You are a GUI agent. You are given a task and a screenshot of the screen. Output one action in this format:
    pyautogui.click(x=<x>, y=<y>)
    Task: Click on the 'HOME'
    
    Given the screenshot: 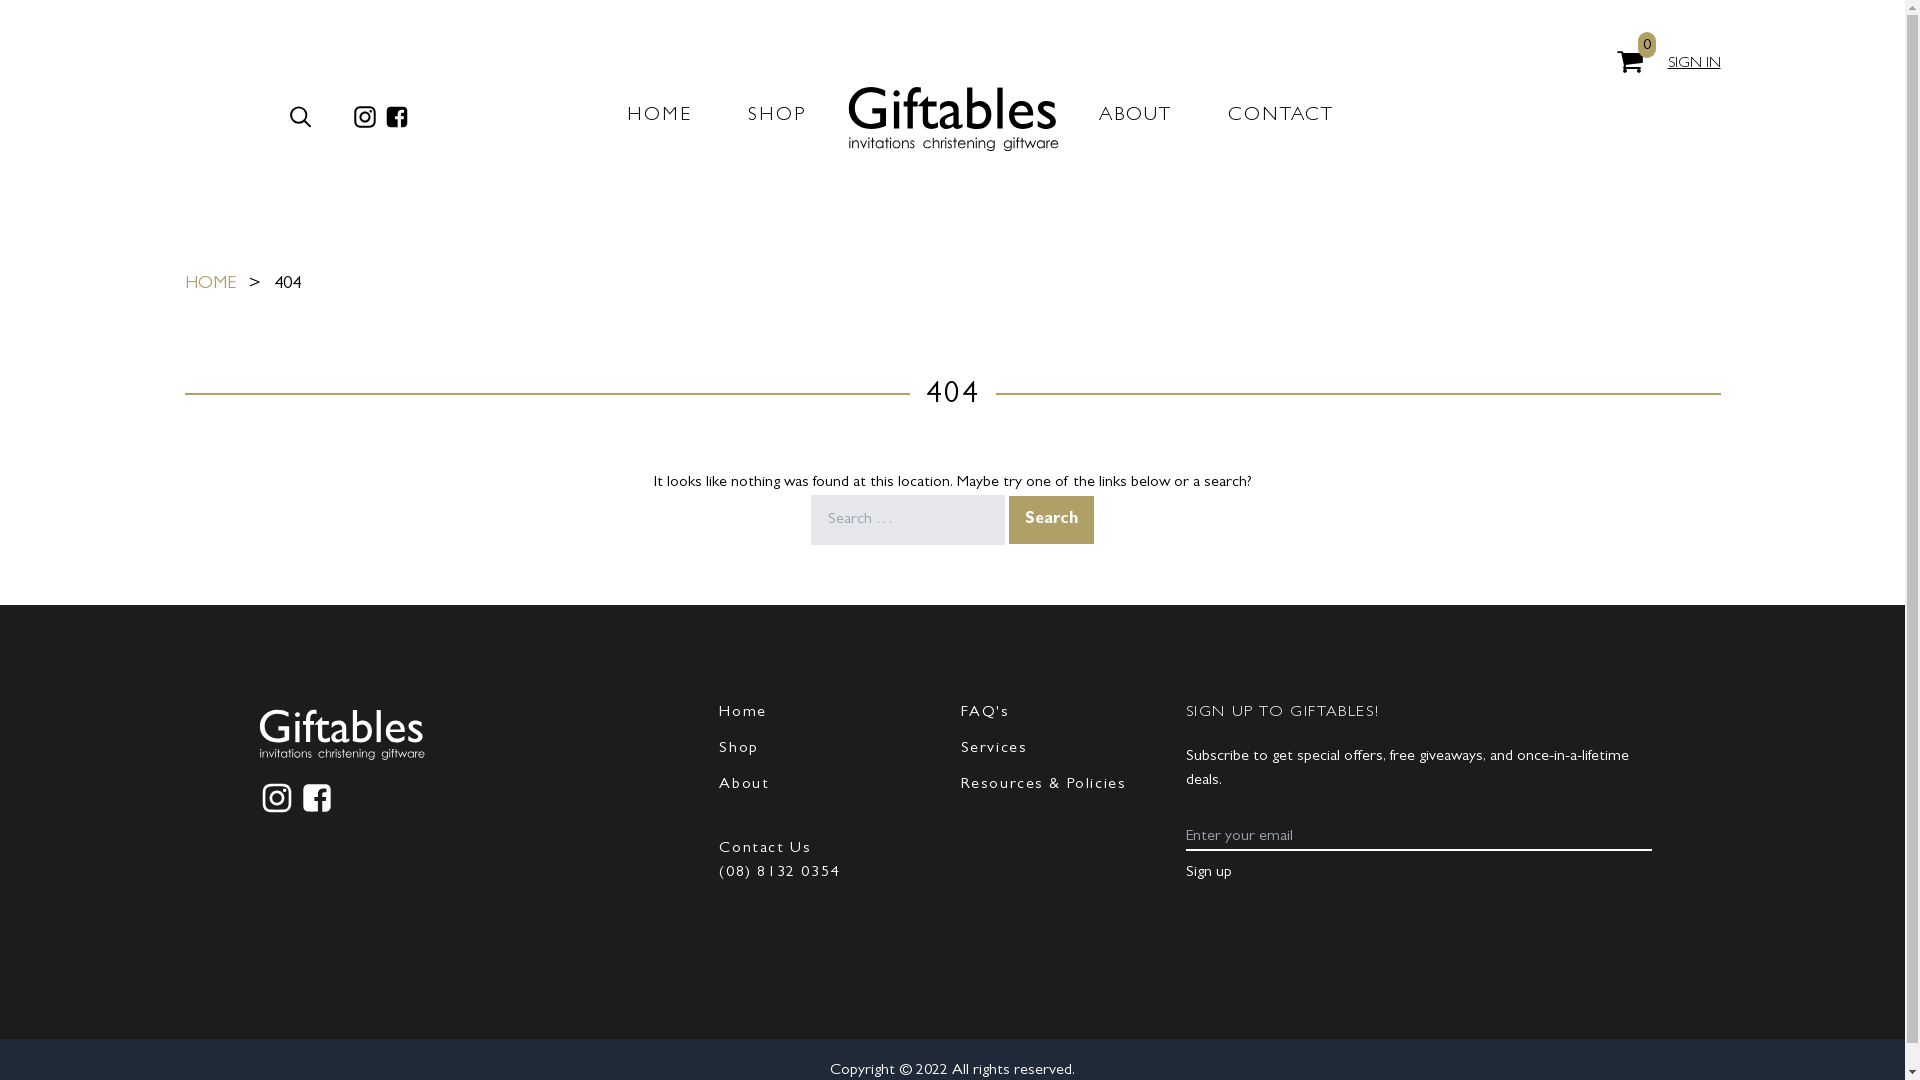 What is the action you would take?
    pyautogui.click(x=209, y=285)
    